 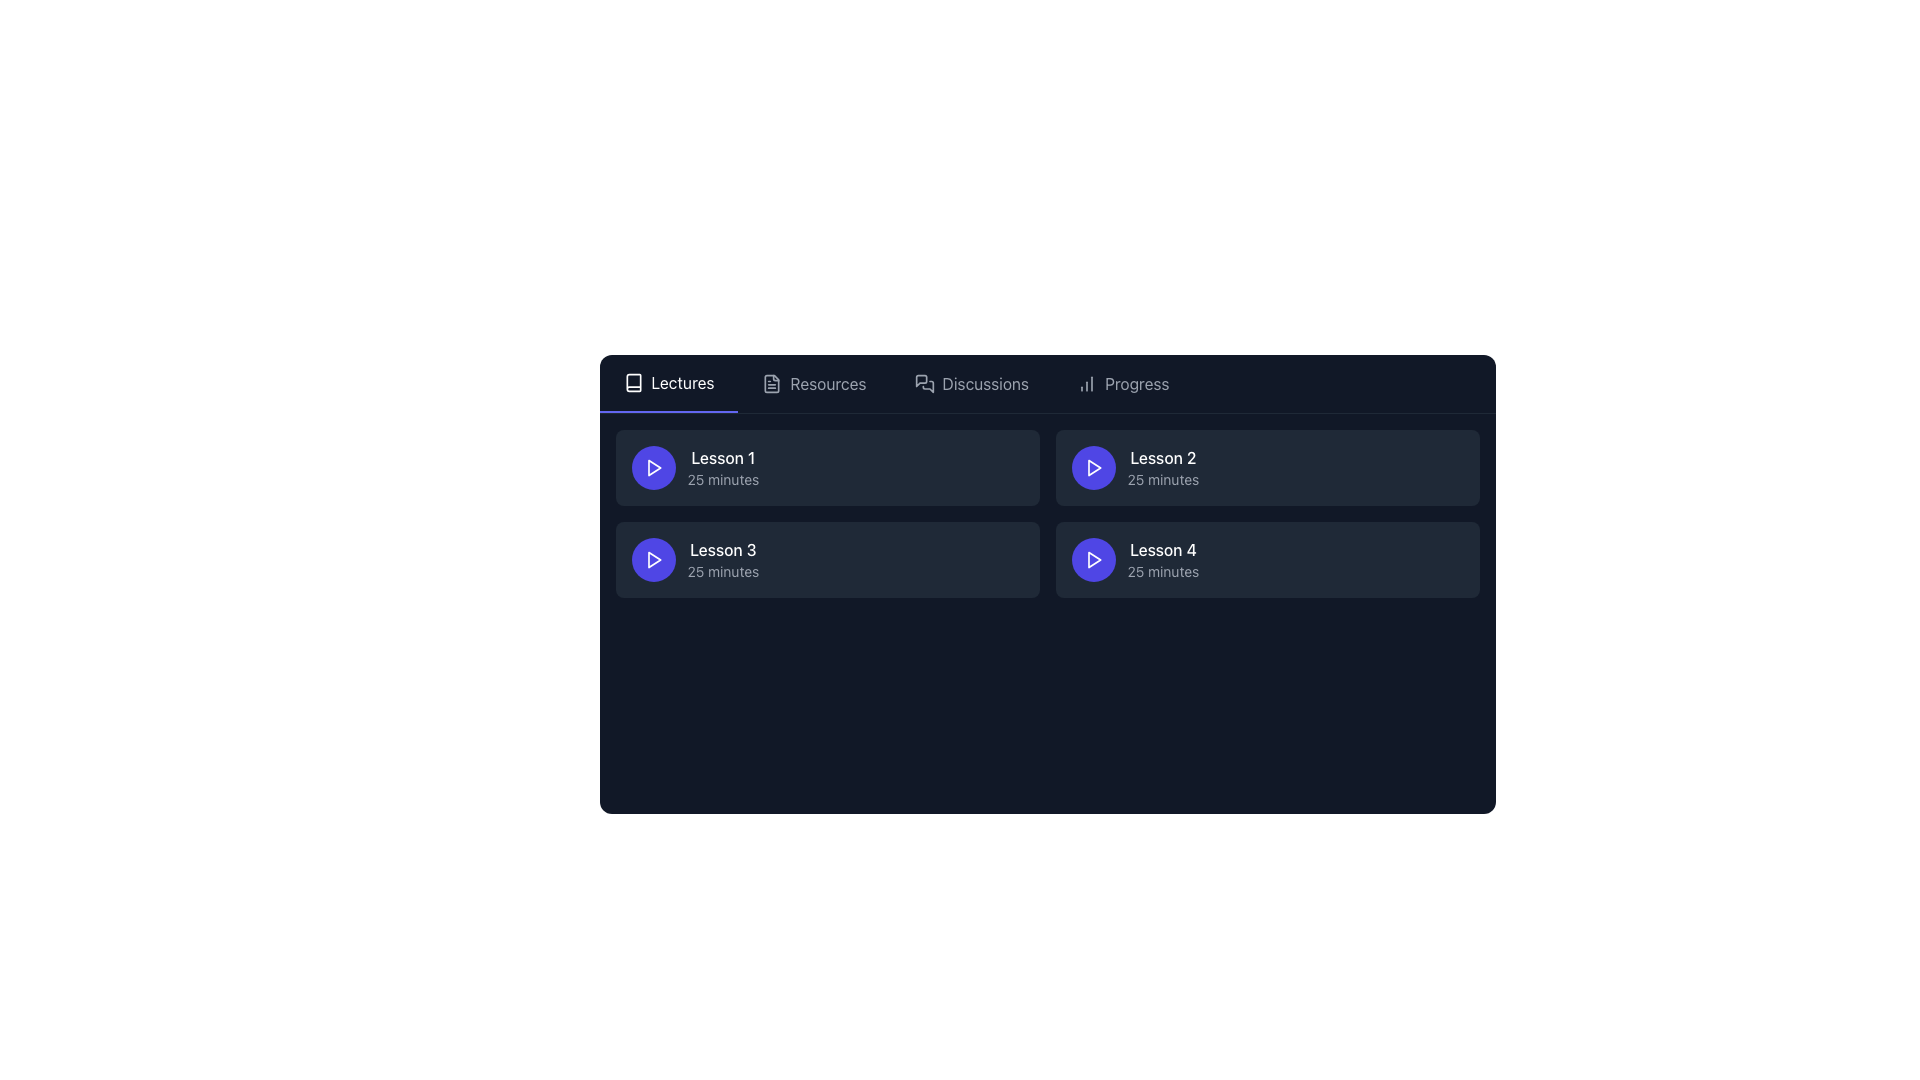 What do you see at coordinates (653, 559) in the screenshot?
I see `the play button for 'Lesson 3' located in the second row of the lessons grid` at bounding box center [653, 559].